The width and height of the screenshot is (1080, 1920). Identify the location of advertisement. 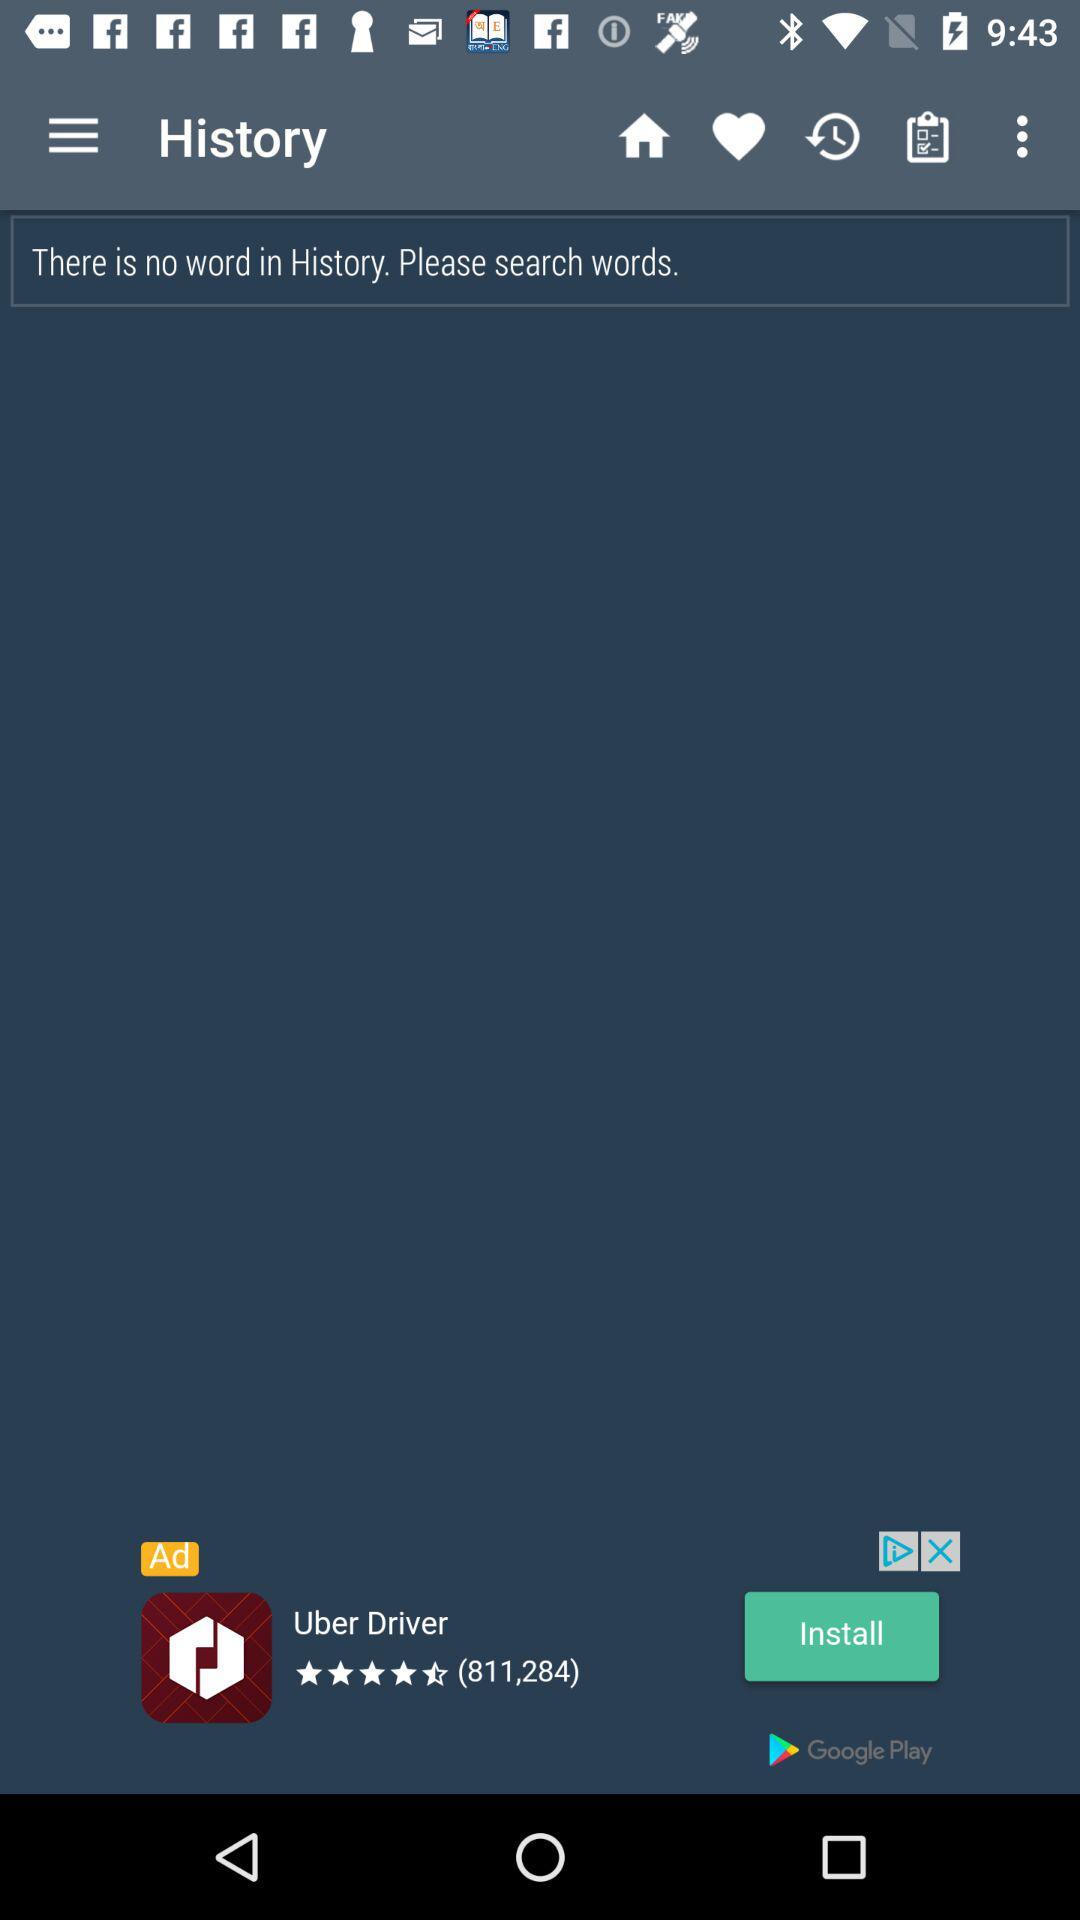
(540, 1662).